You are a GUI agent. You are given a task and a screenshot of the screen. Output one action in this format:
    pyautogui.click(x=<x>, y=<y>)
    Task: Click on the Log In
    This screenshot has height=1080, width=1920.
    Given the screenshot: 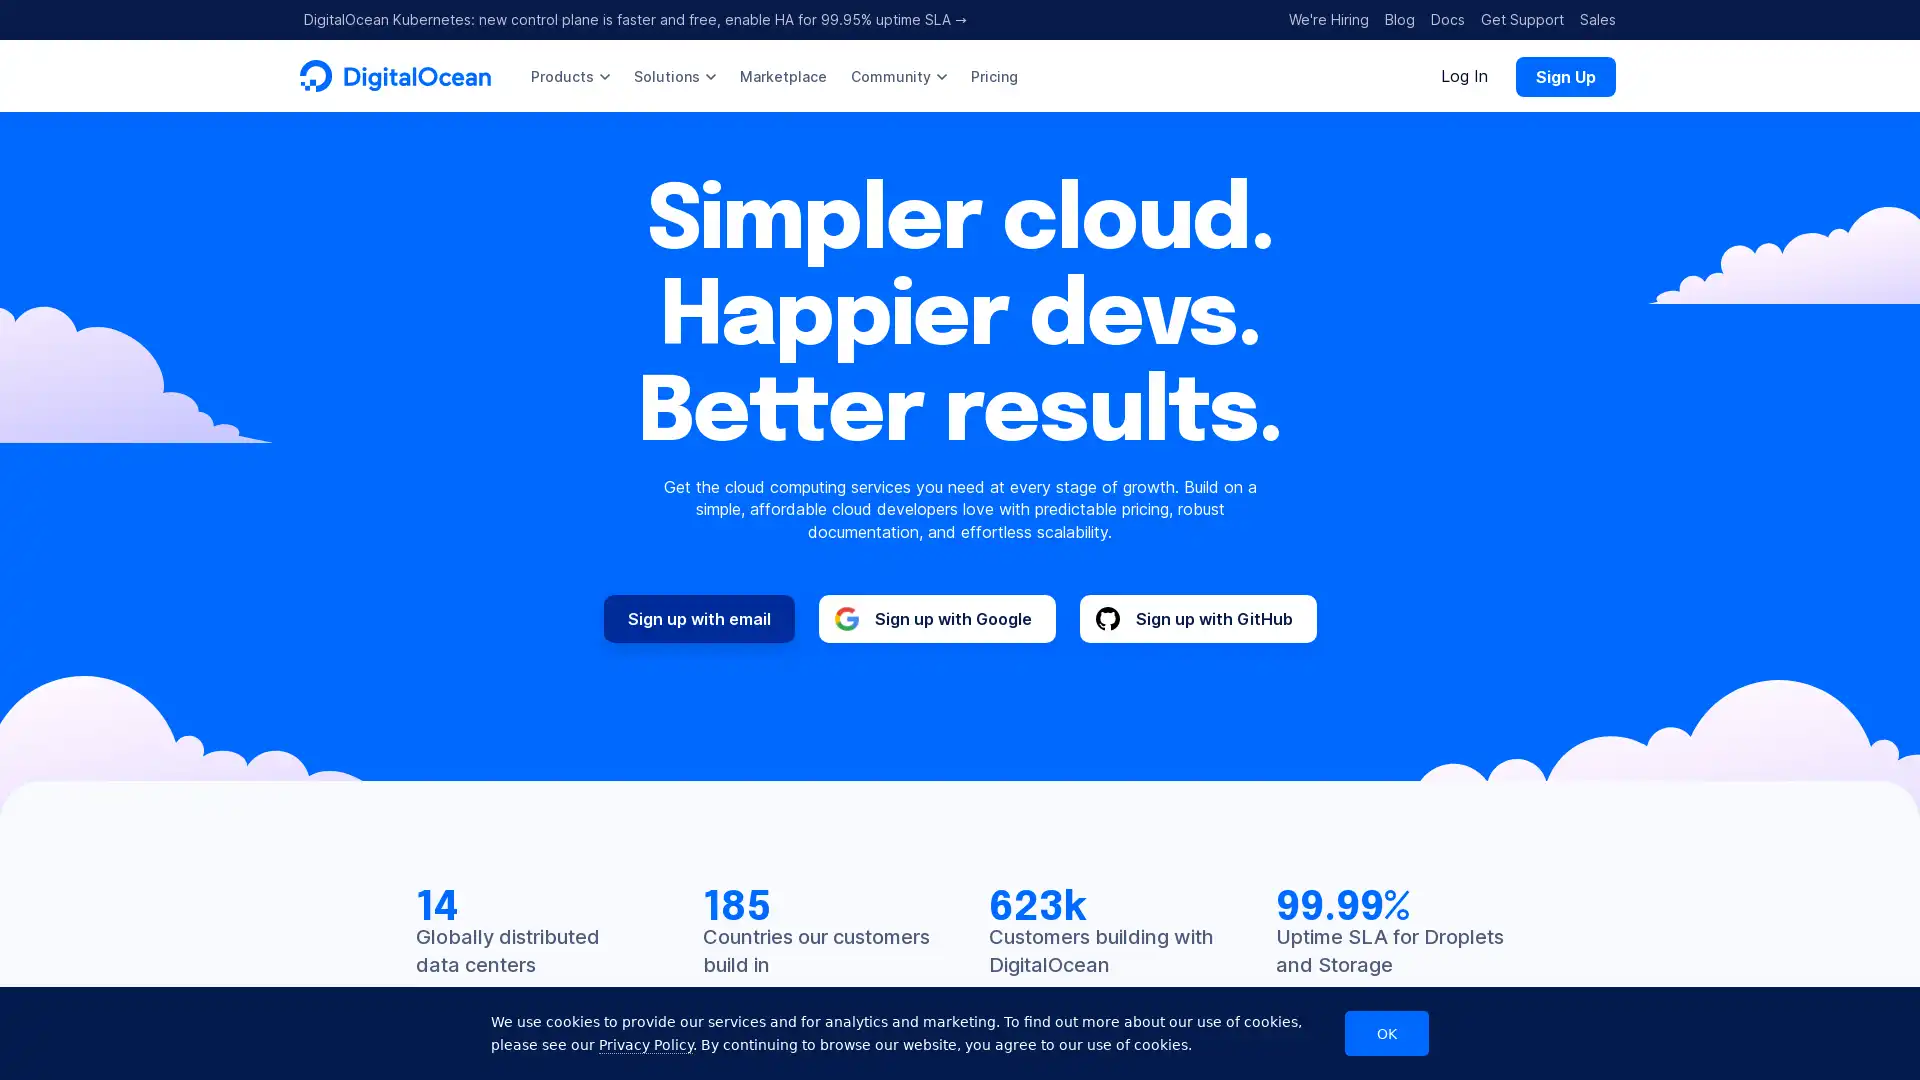 What is the action you would take?
    pyautogui.click(x=1464, y=75)
    